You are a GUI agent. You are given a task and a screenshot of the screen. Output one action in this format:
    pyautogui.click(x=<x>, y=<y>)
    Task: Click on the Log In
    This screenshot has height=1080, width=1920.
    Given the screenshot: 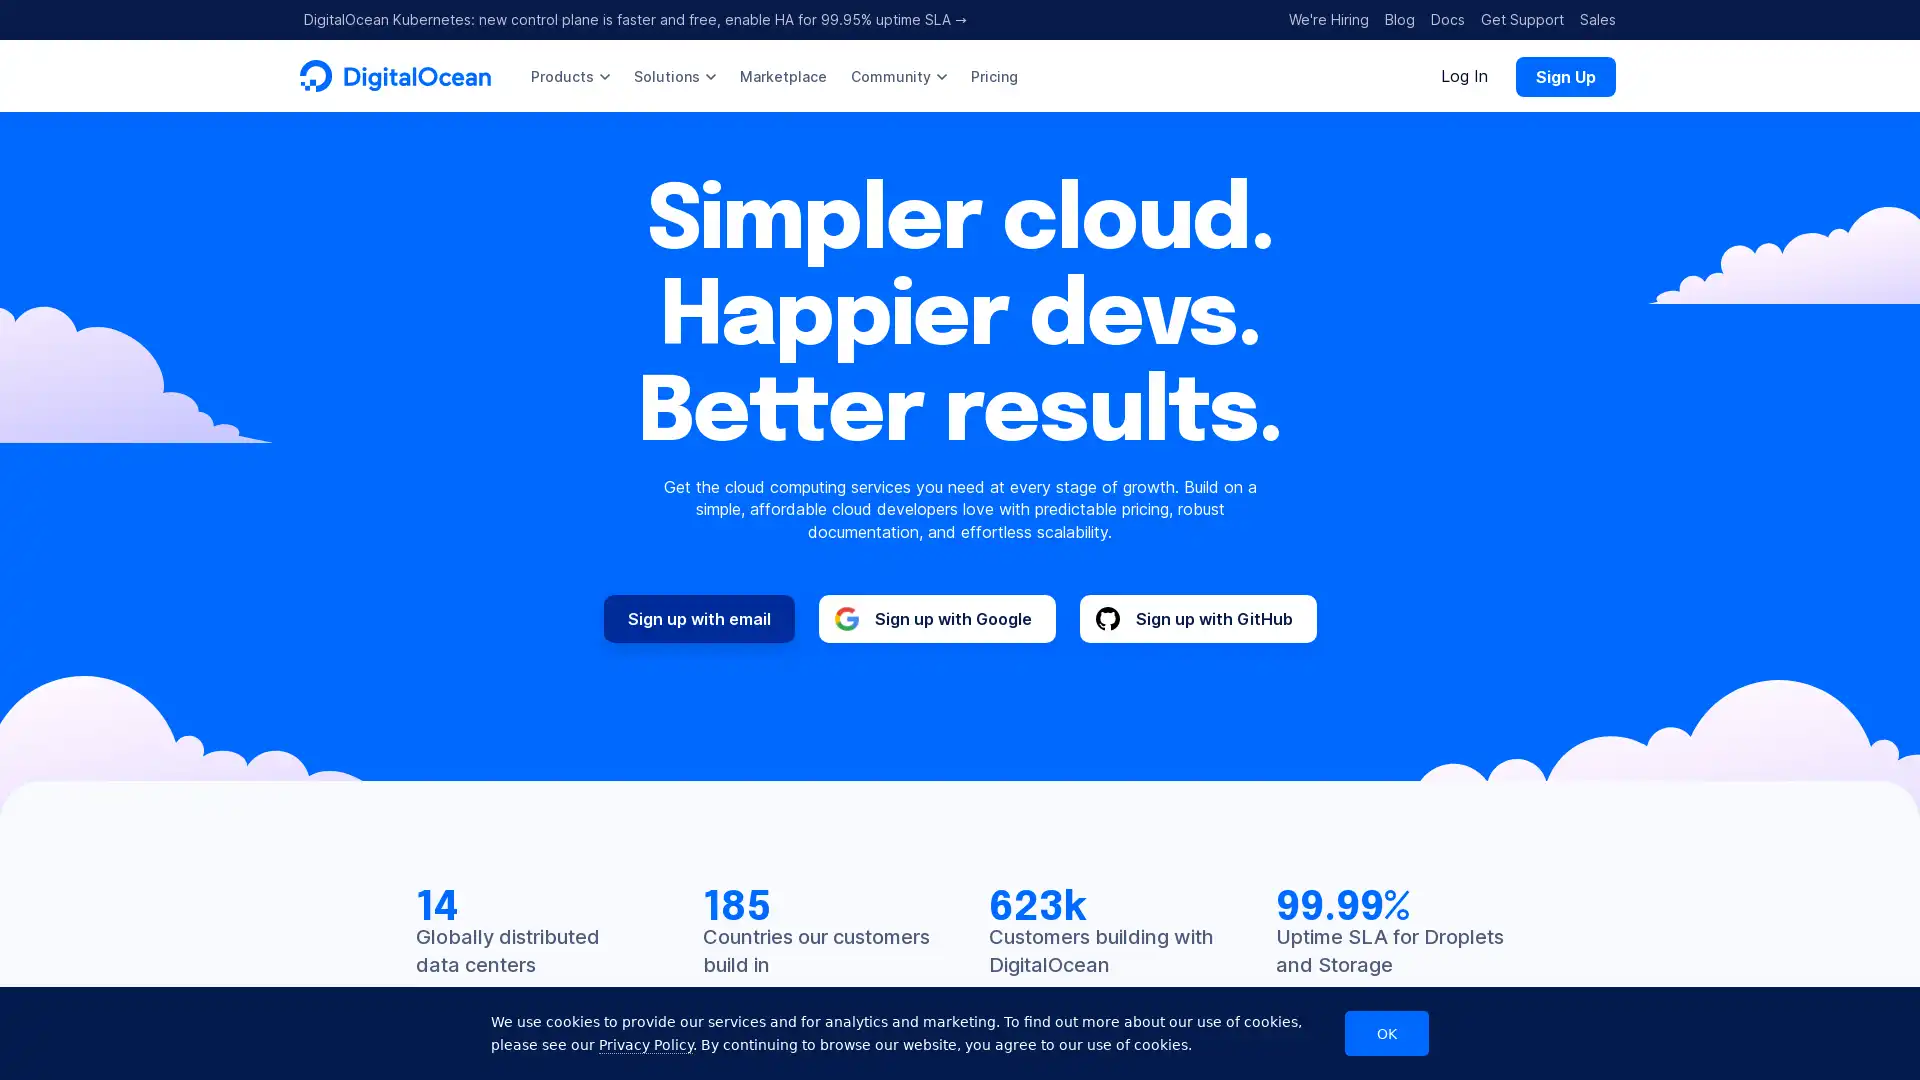 What is the action you would take?
    pyautogui.click(x=1464, y=75)
    